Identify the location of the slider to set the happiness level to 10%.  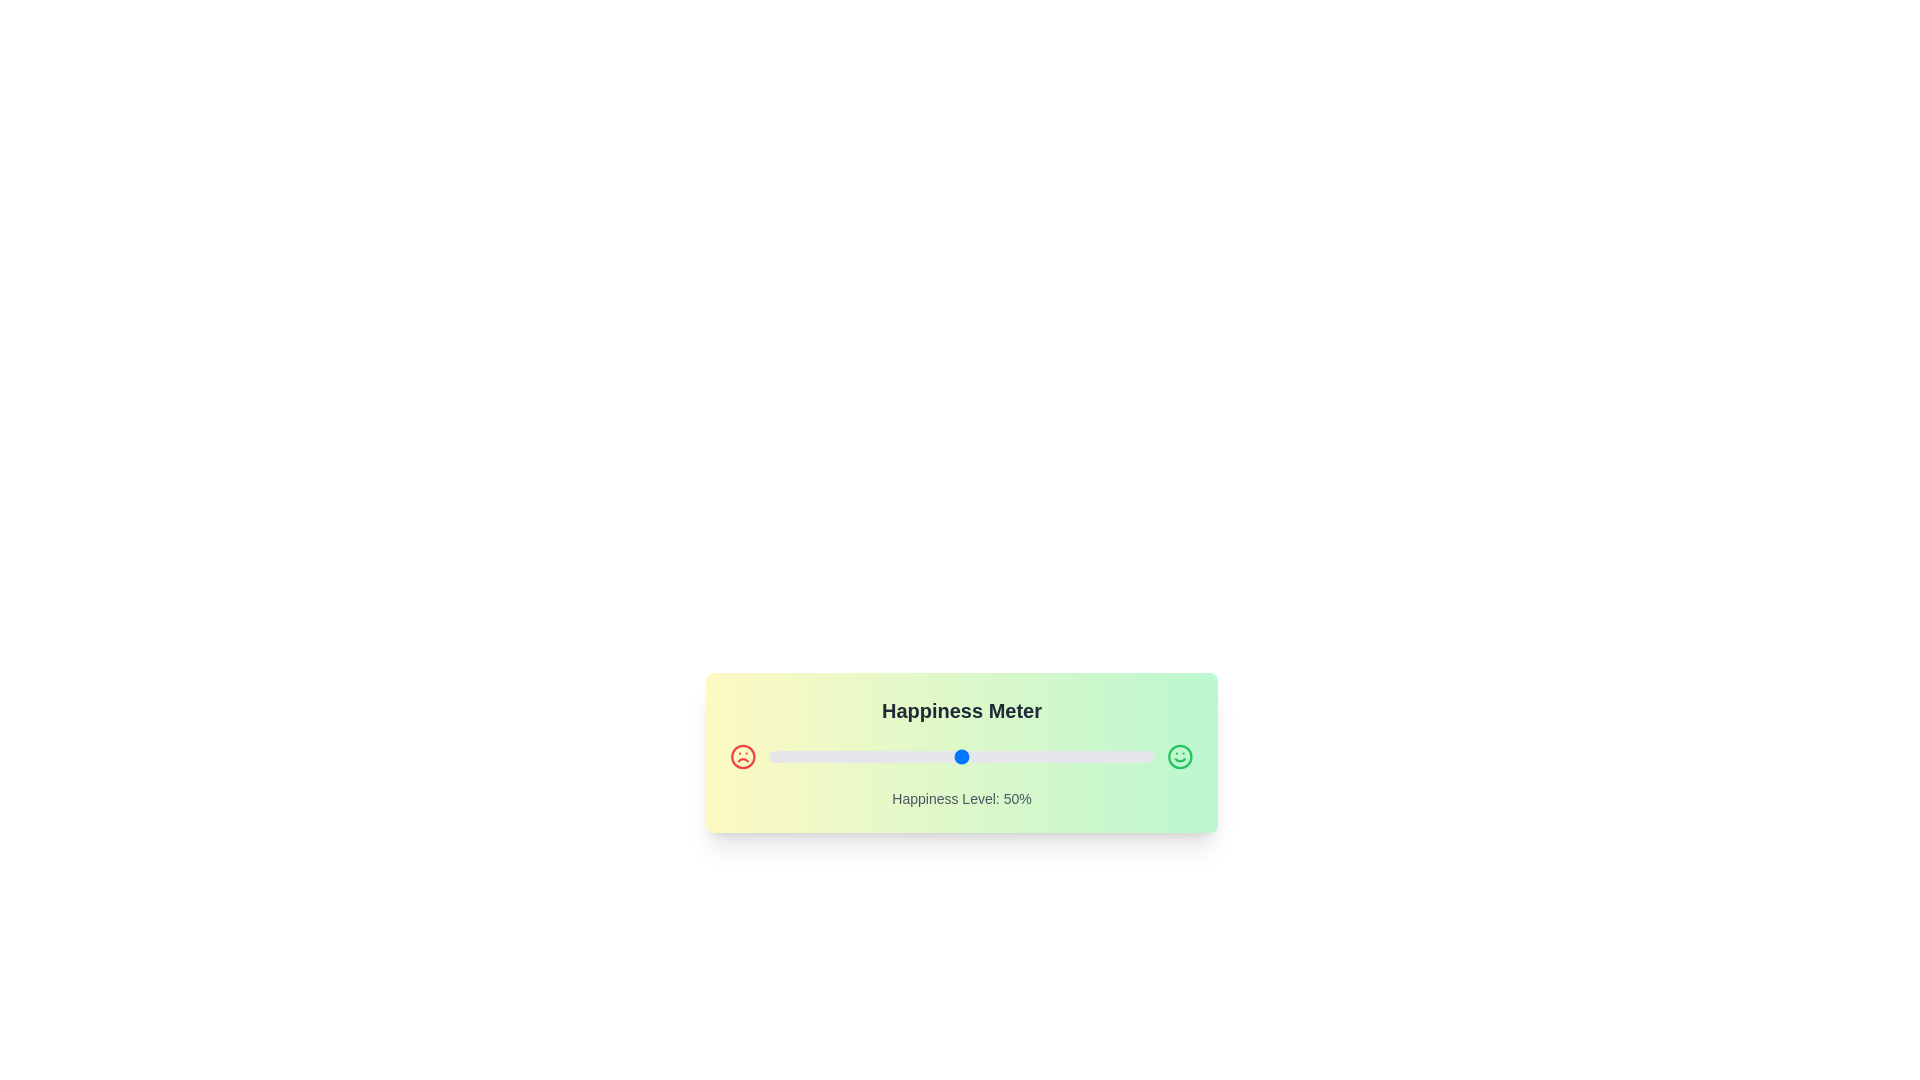
(807, 756).